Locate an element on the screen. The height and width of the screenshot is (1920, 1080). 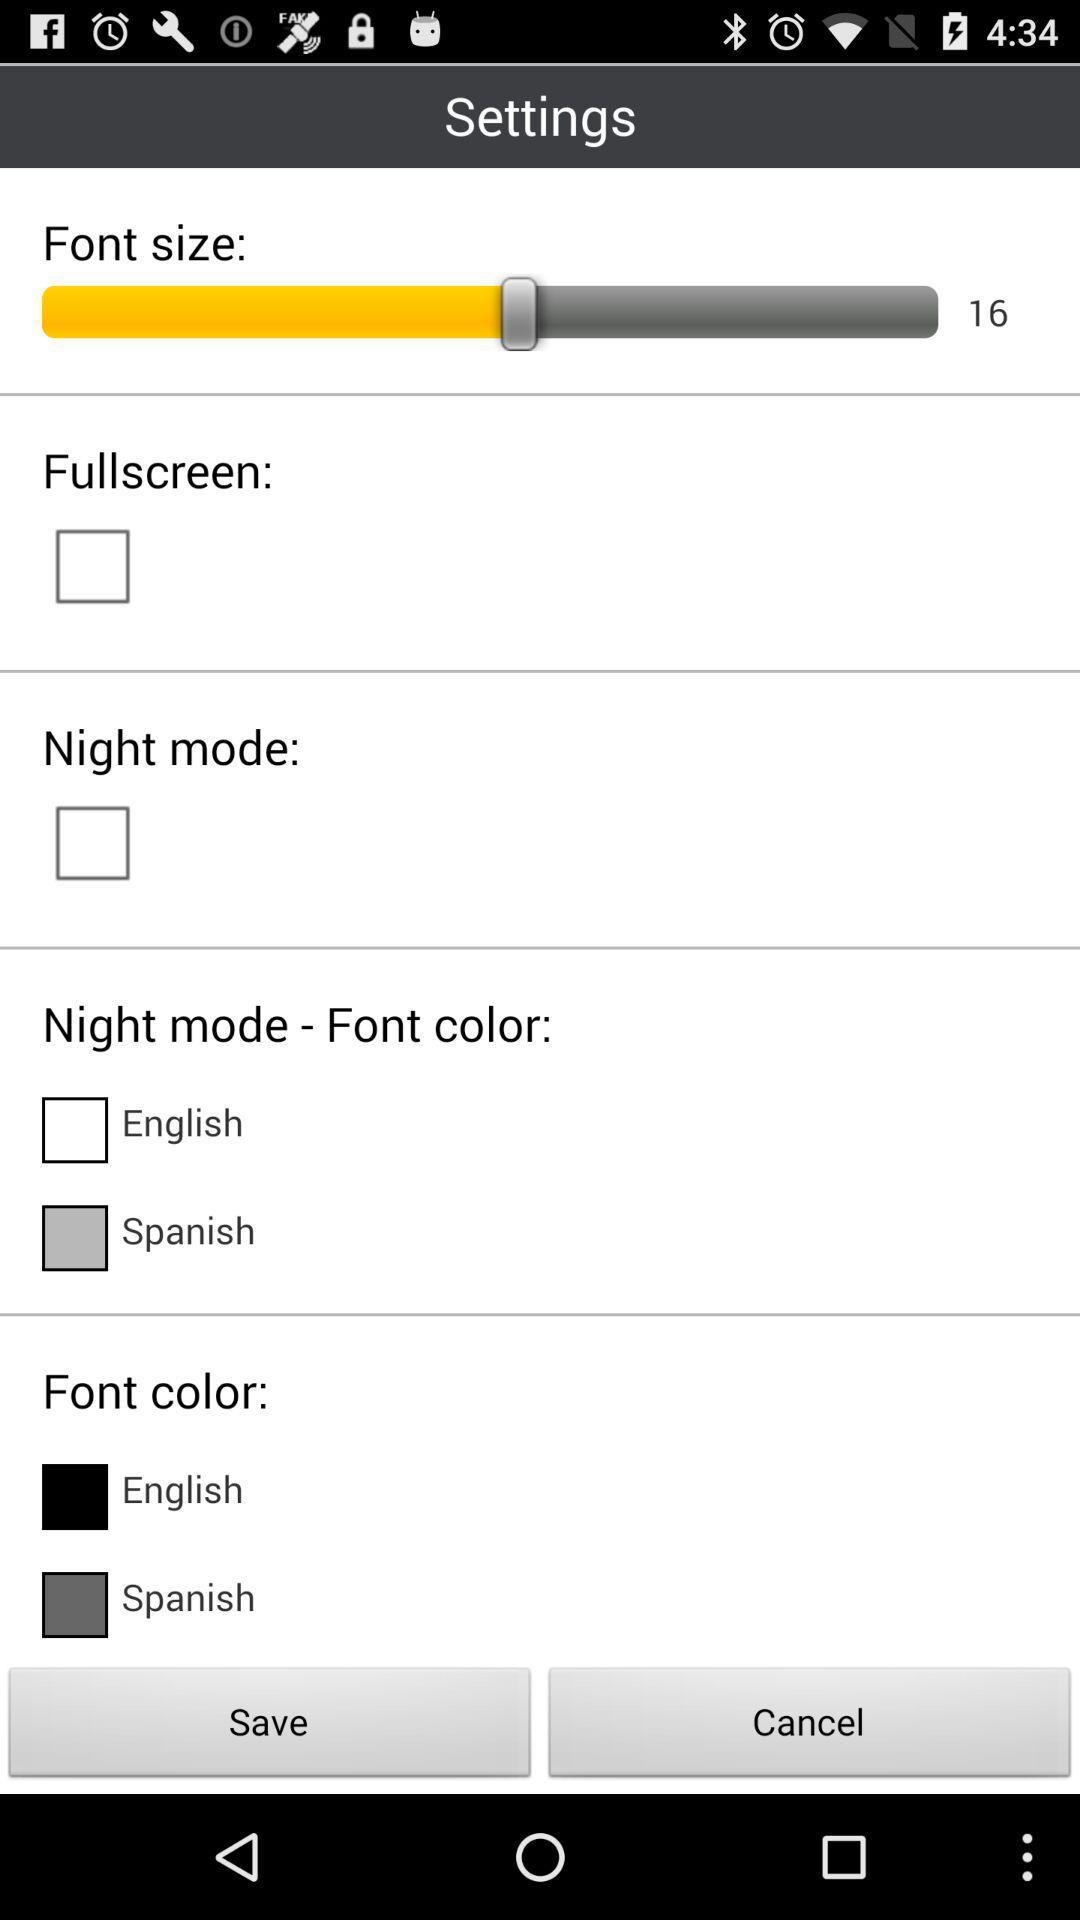
icon to the left of the cancel button is located at coordinates (270, 1727).